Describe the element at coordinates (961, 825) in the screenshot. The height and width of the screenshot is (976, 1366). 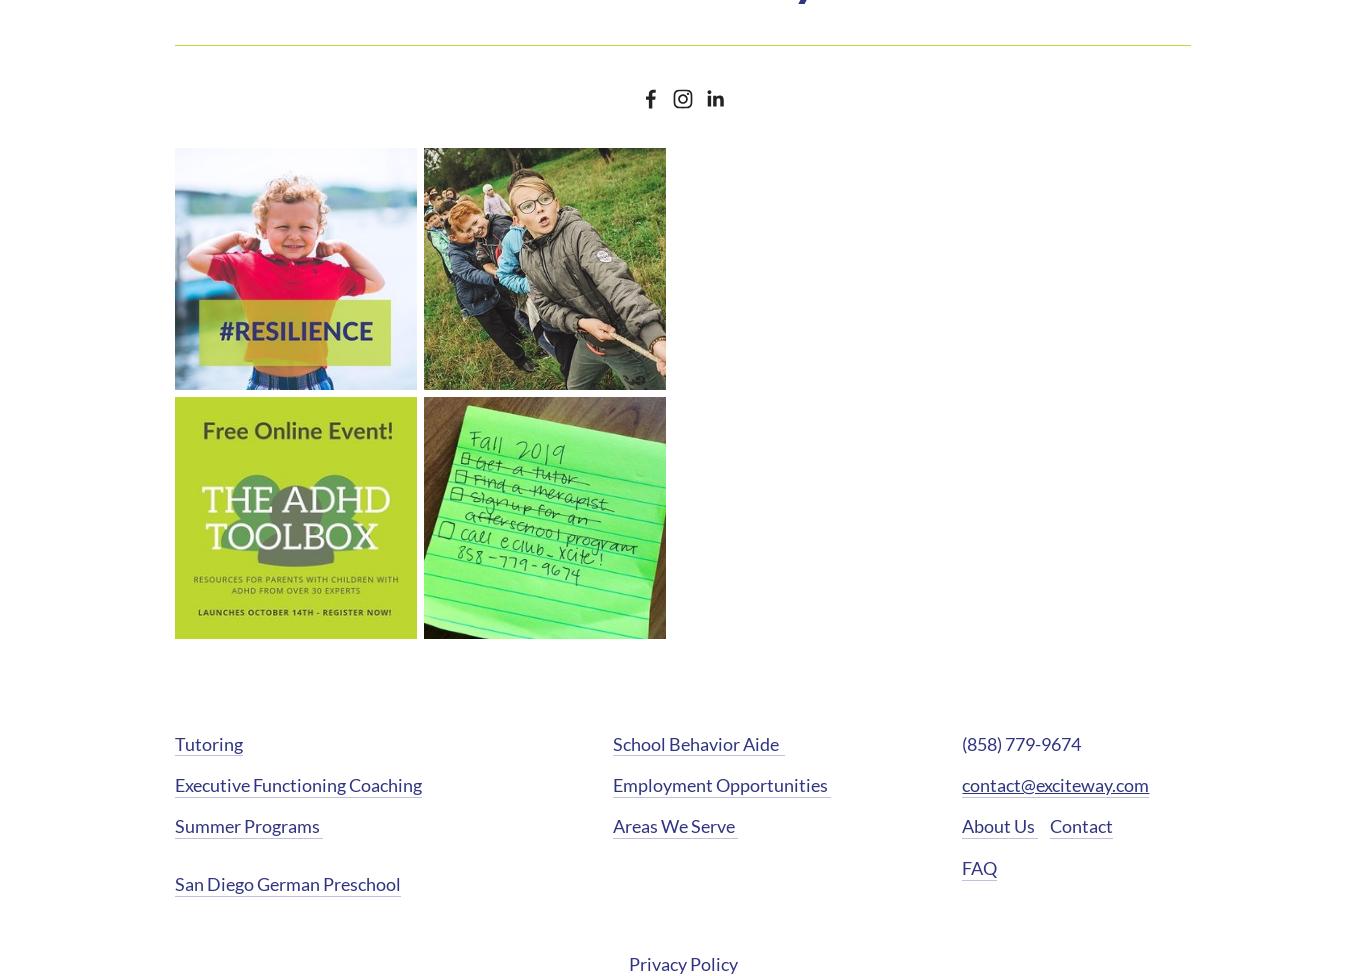
I see `'About Us'` at that location.